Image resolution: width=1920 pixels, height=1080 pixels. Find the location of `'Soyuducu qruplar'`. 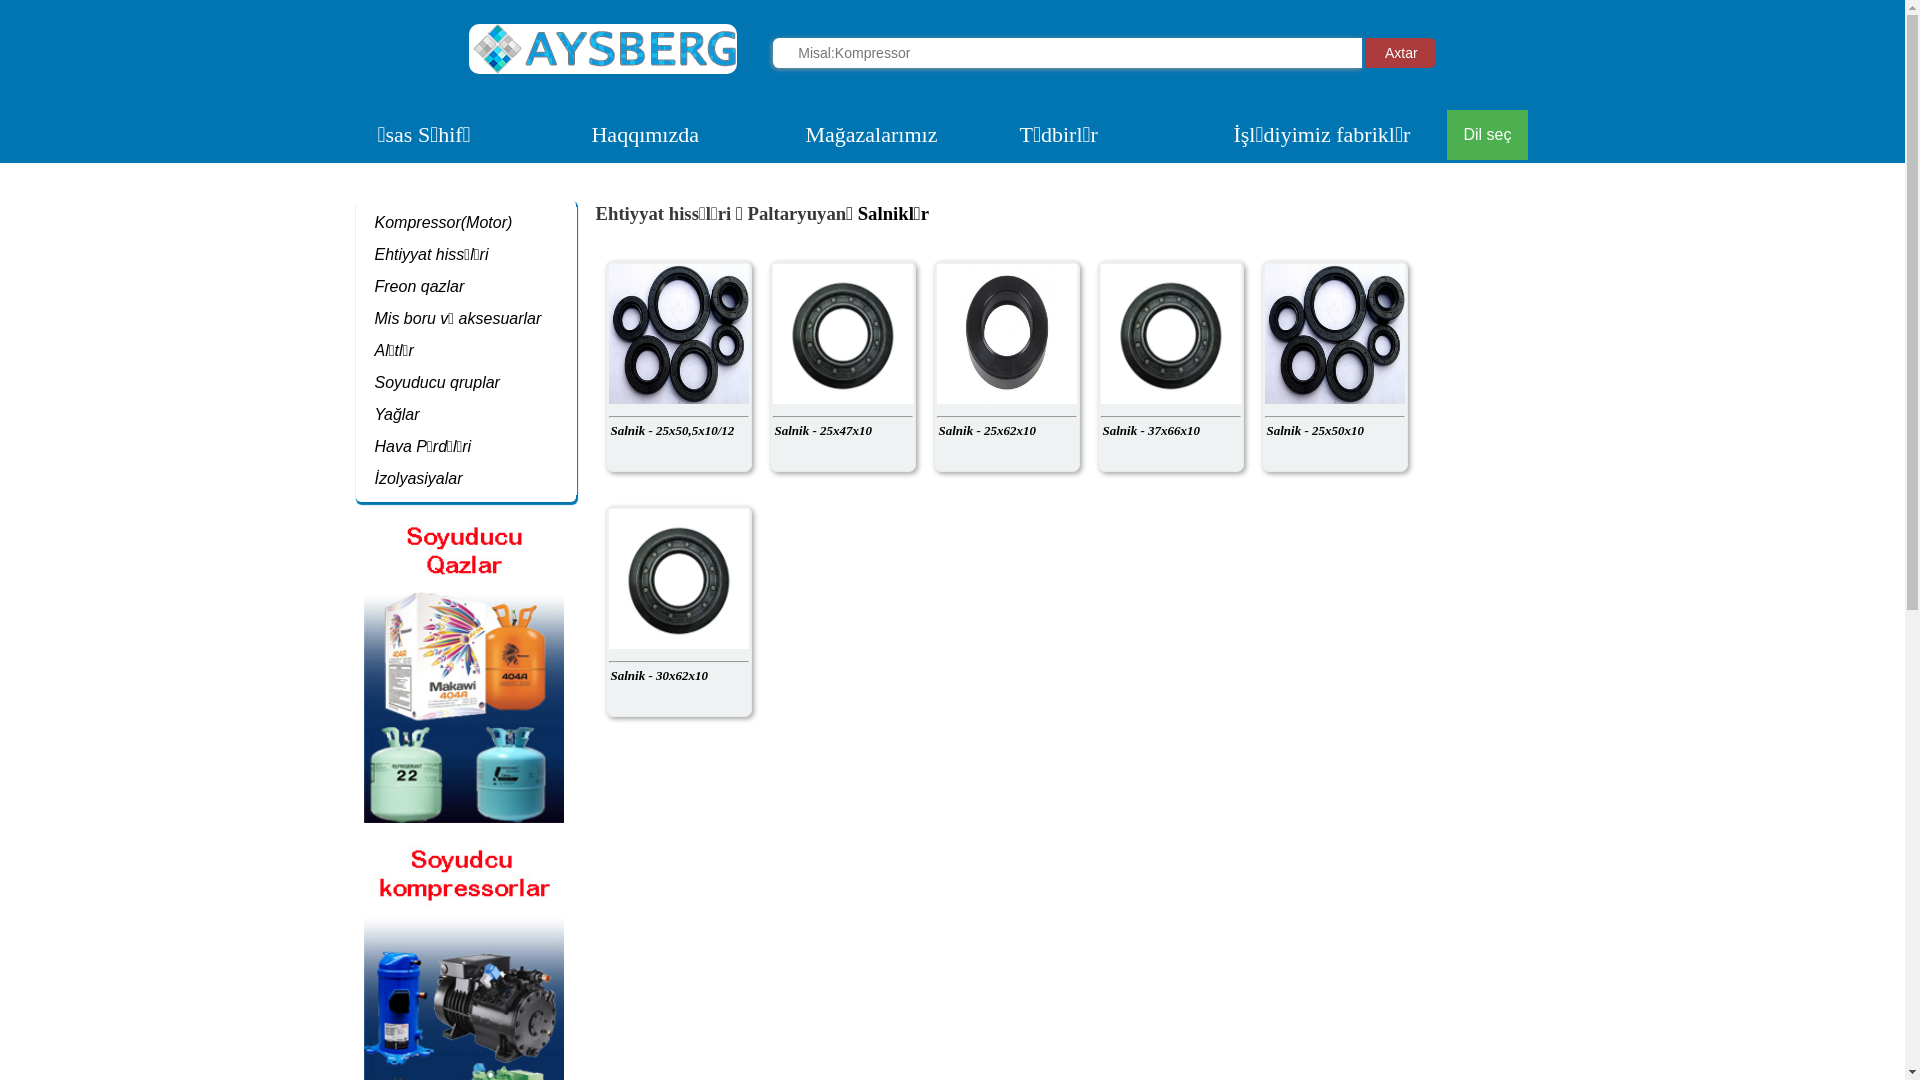

'Soyuducu qruplar' is located at coordinates (436, 382).